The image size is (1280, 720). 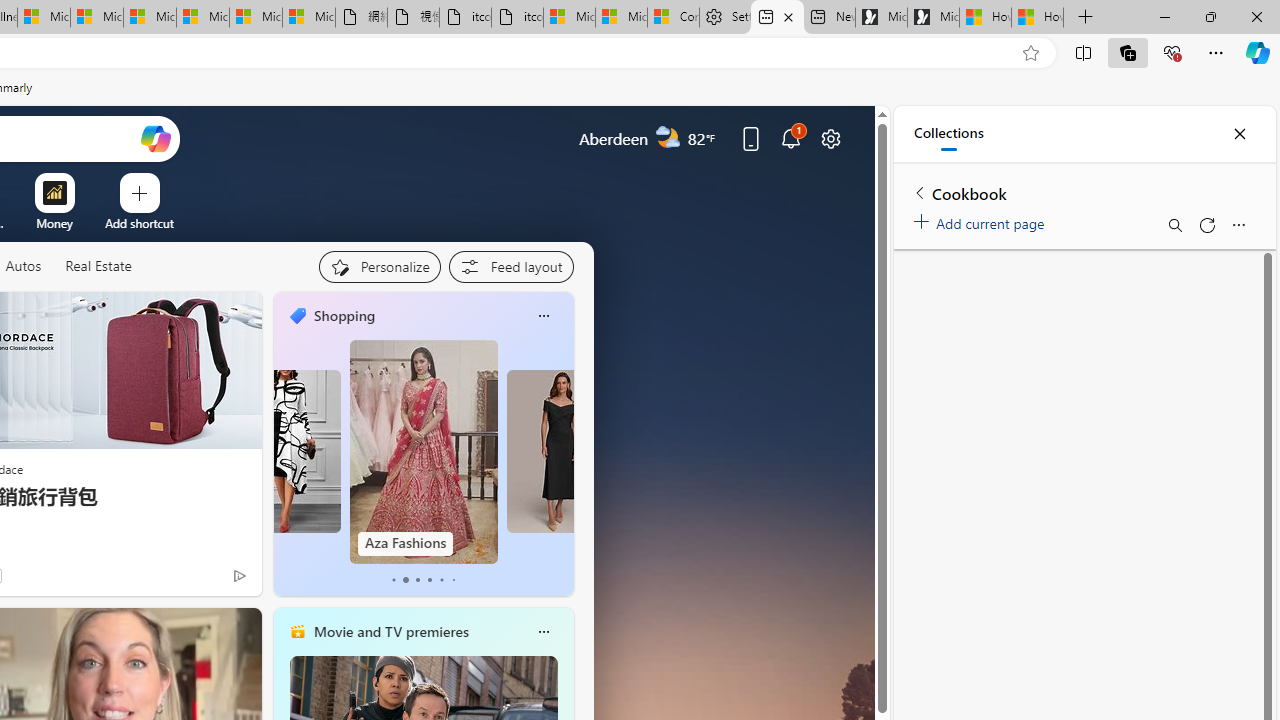 I want to click on 'Real Estate', so click(x=97, y=265).